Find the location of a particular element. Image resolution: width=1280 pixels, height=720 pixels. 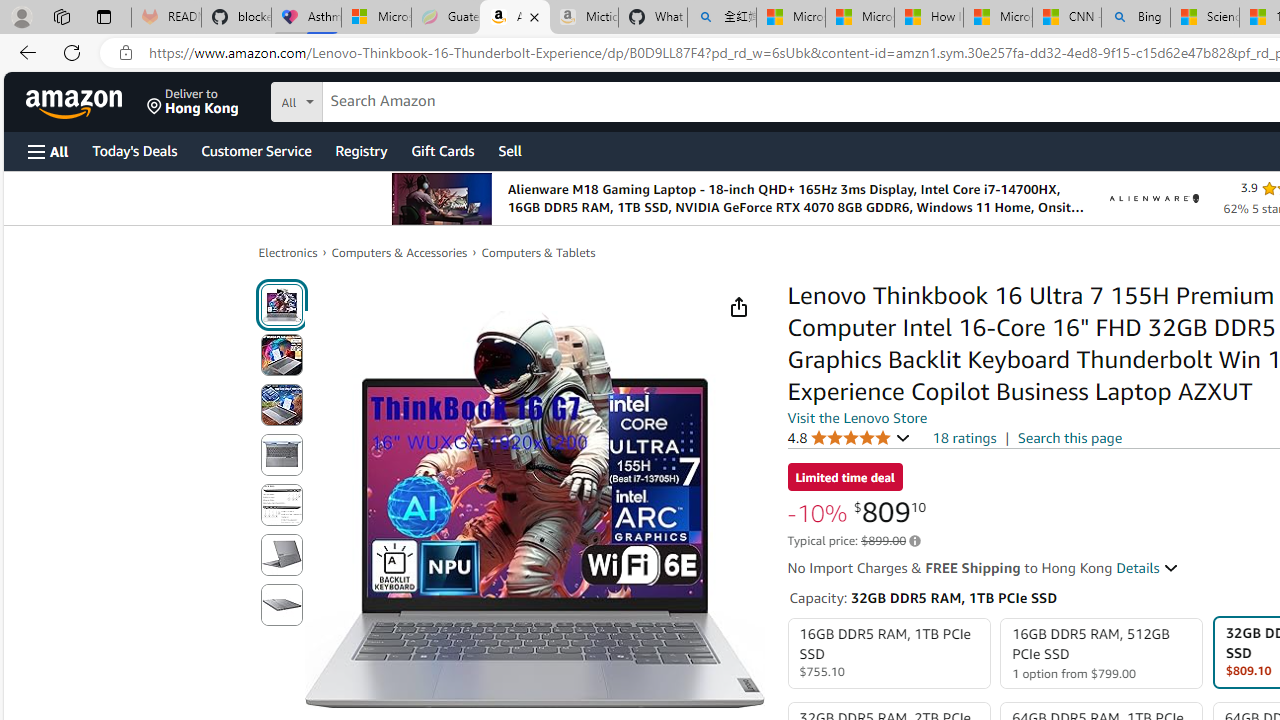

'Details ' is located at coordinates (1148, 568).